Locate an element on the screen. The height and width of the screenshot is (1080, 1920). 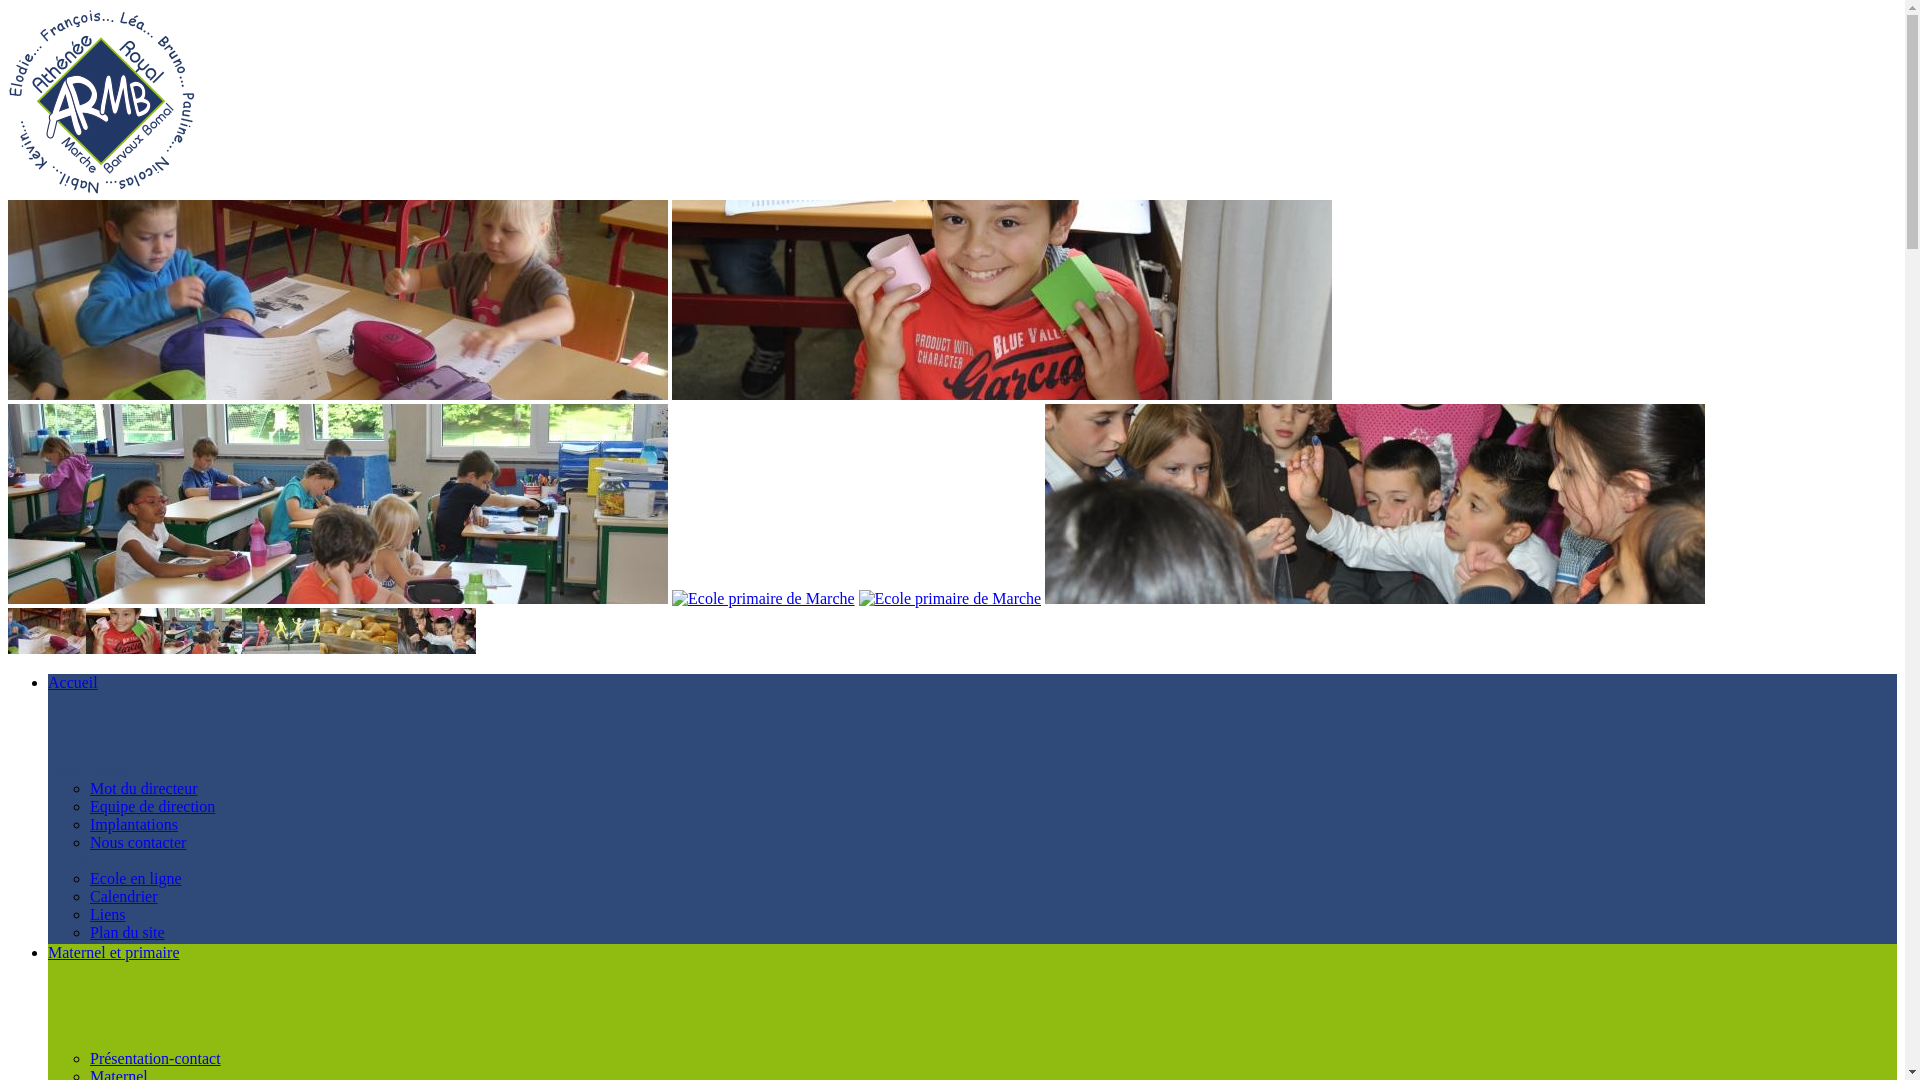
'Ecole en ligne' is located at coordinates (134, 877).